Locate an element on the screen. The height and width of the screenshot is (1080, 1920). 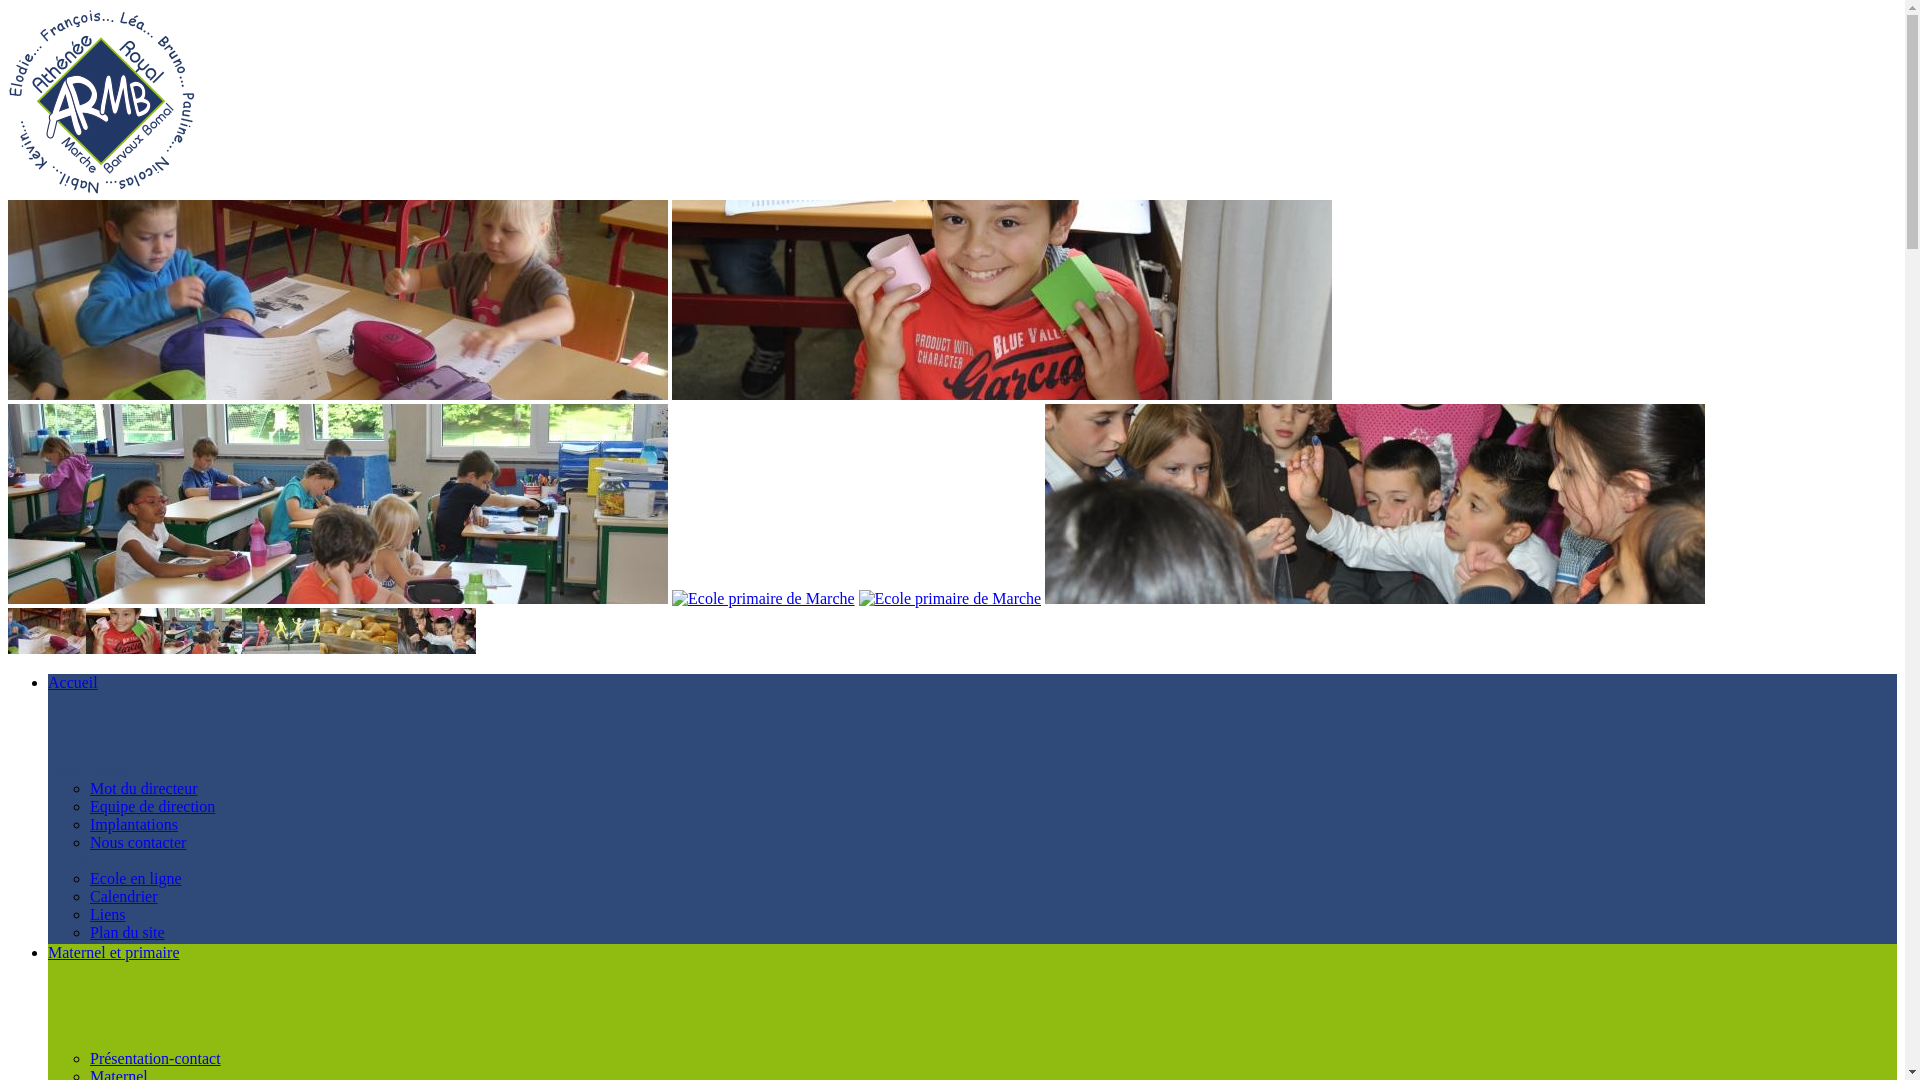
'Ecole en ligne' is located at coordinates (134, 877).